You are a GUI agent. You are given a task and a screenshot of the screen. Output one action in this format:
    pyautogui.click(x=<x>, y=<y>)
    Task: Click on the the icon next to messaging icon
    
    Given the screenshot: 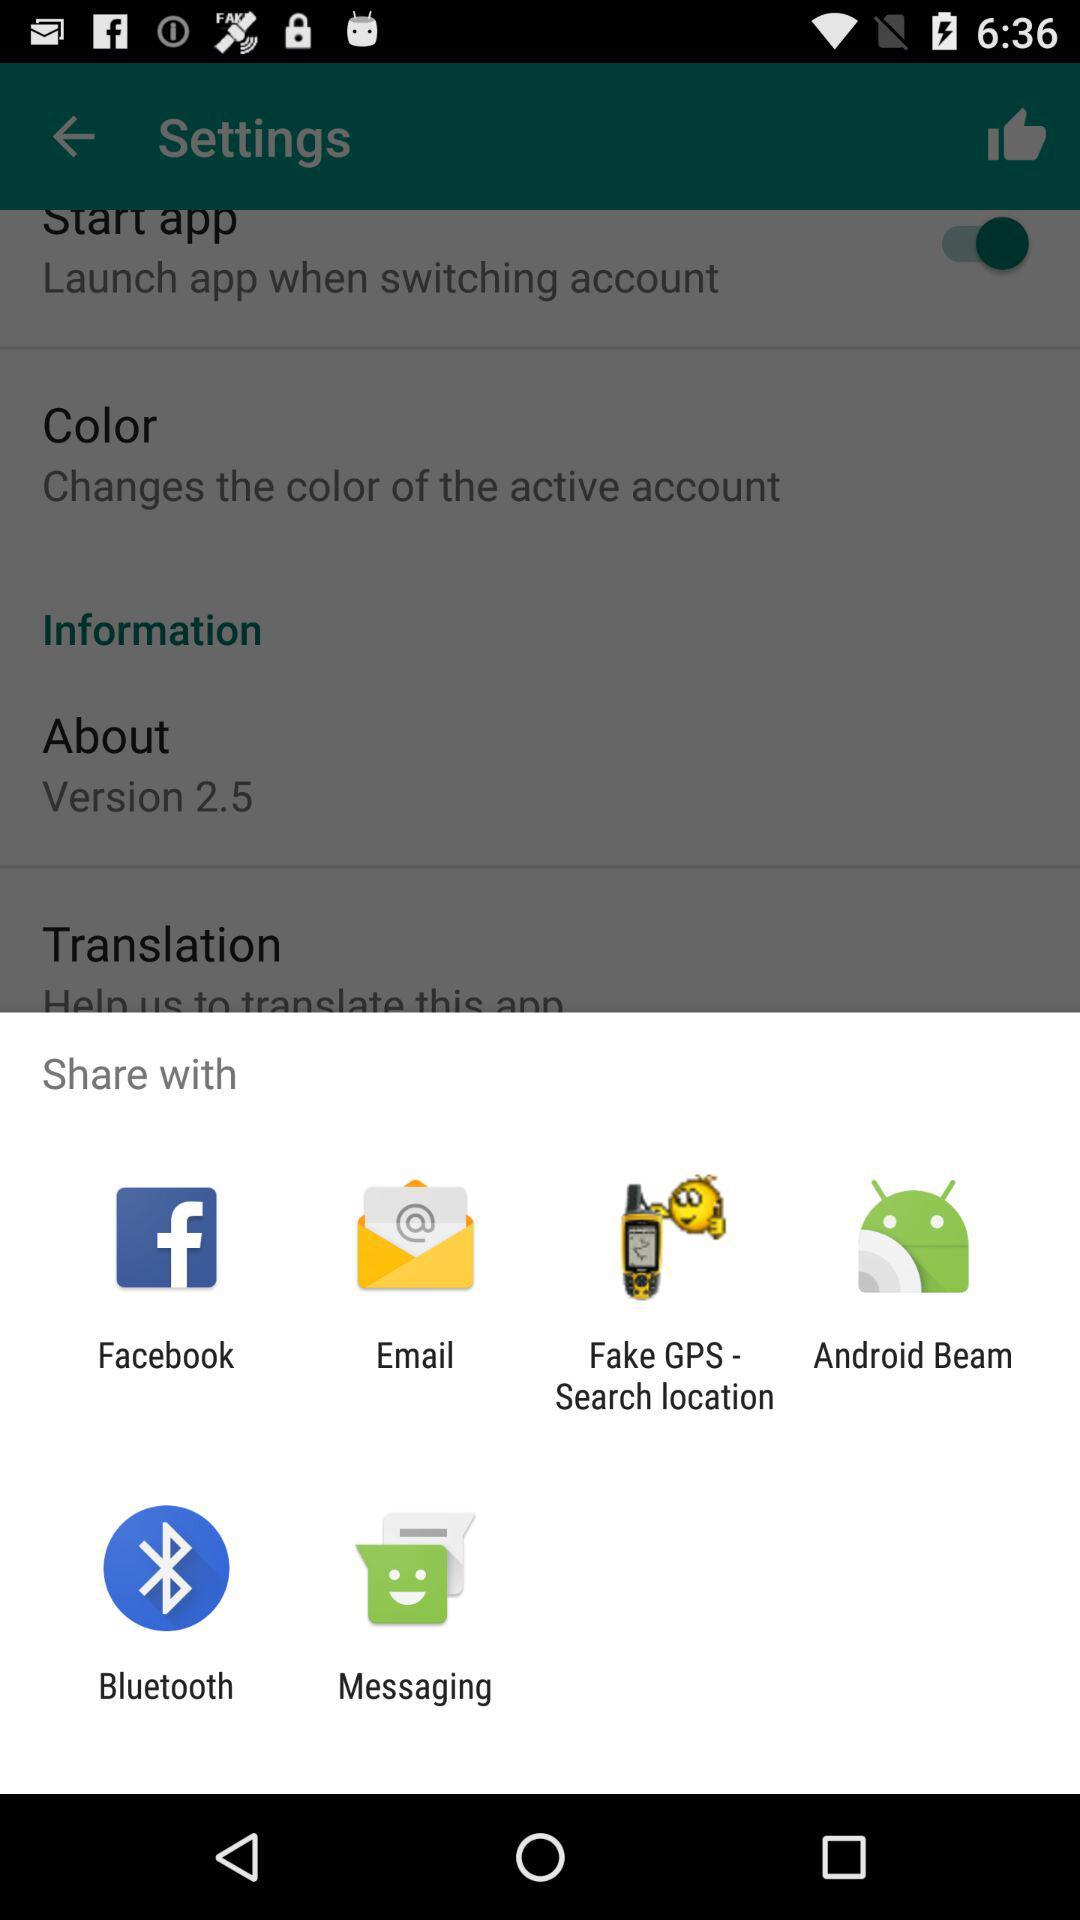 What is the action you would take?
    pyautogui.click(x=165, y=1705)
    